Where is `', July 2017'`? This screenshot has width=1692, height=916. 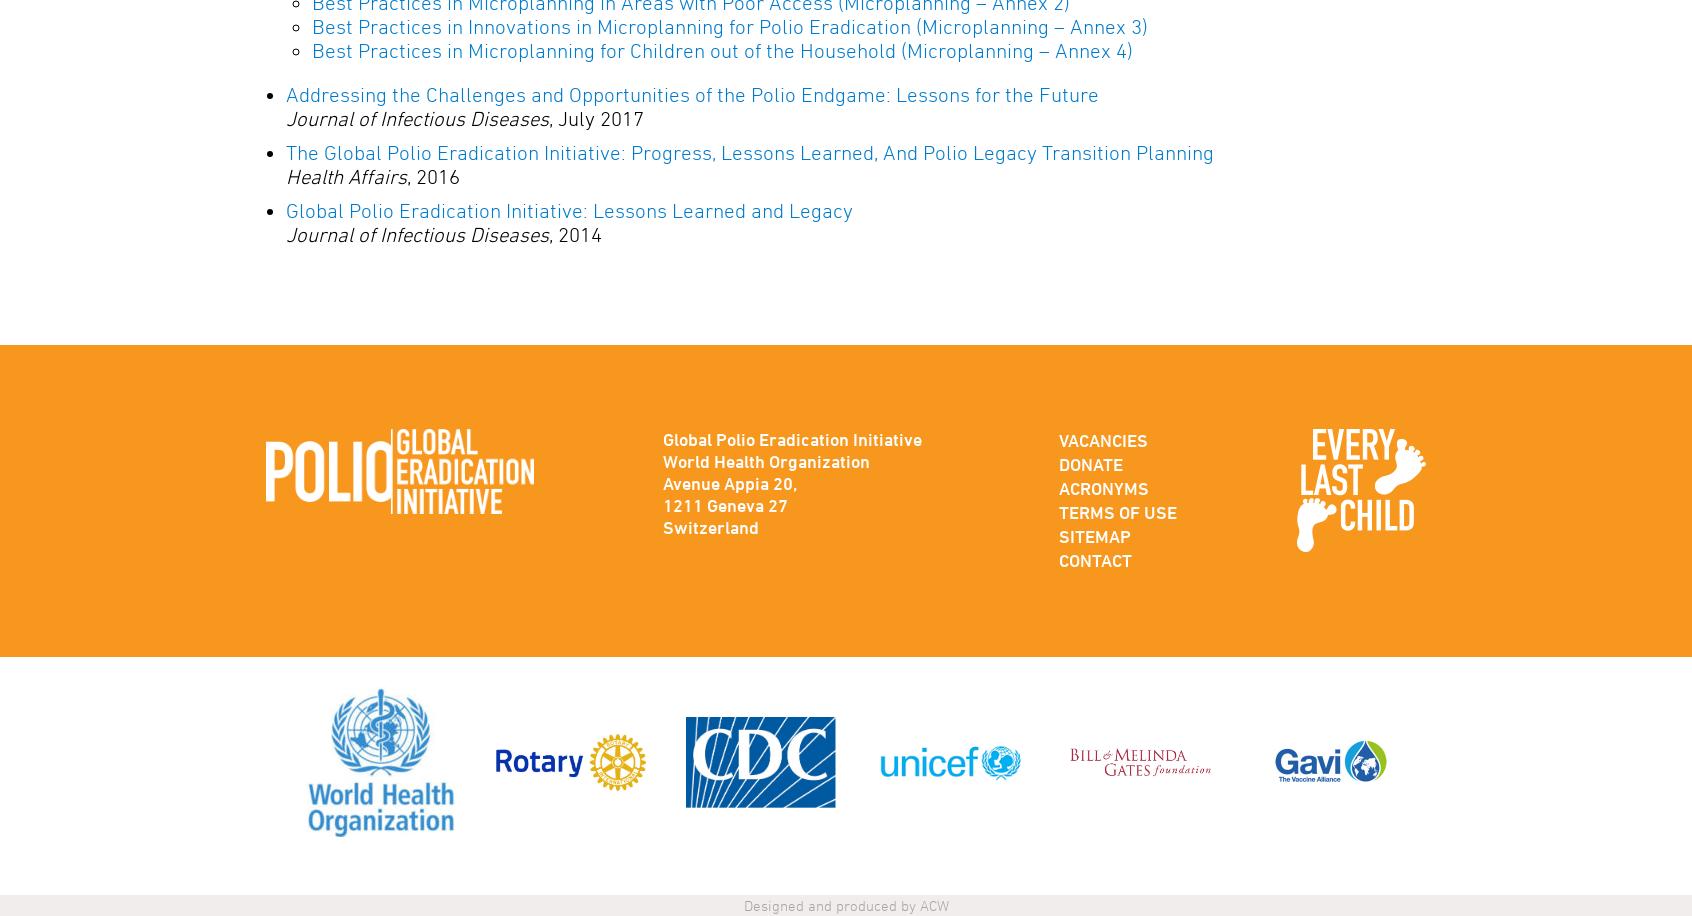 ', July 2017' is located at coordinates (595, 118).